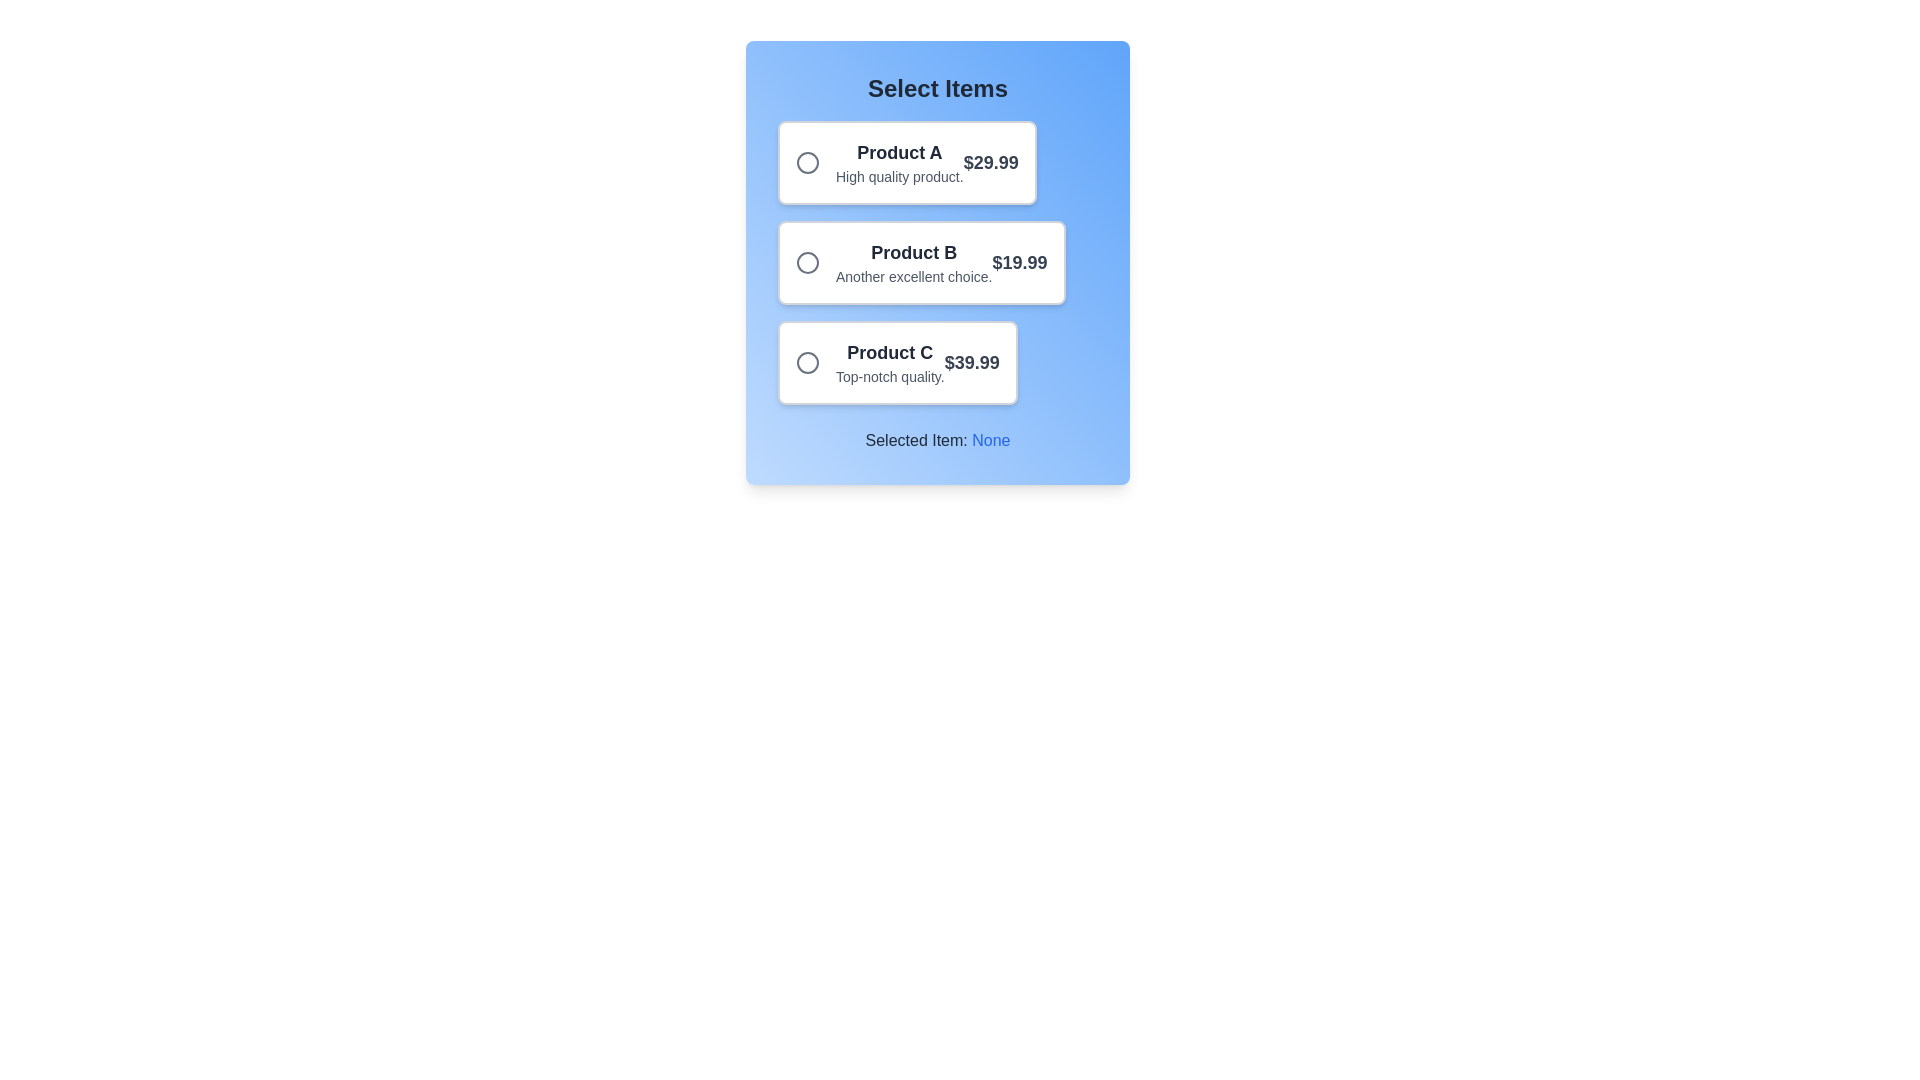 The height and width of the screenshot is (1080, 1920). I want to click on the radio button for 'Product B', which is styled with a gray outline and positioned to the left of the text 'Product B Another excellent choice. $19.99', so click(816, 261).